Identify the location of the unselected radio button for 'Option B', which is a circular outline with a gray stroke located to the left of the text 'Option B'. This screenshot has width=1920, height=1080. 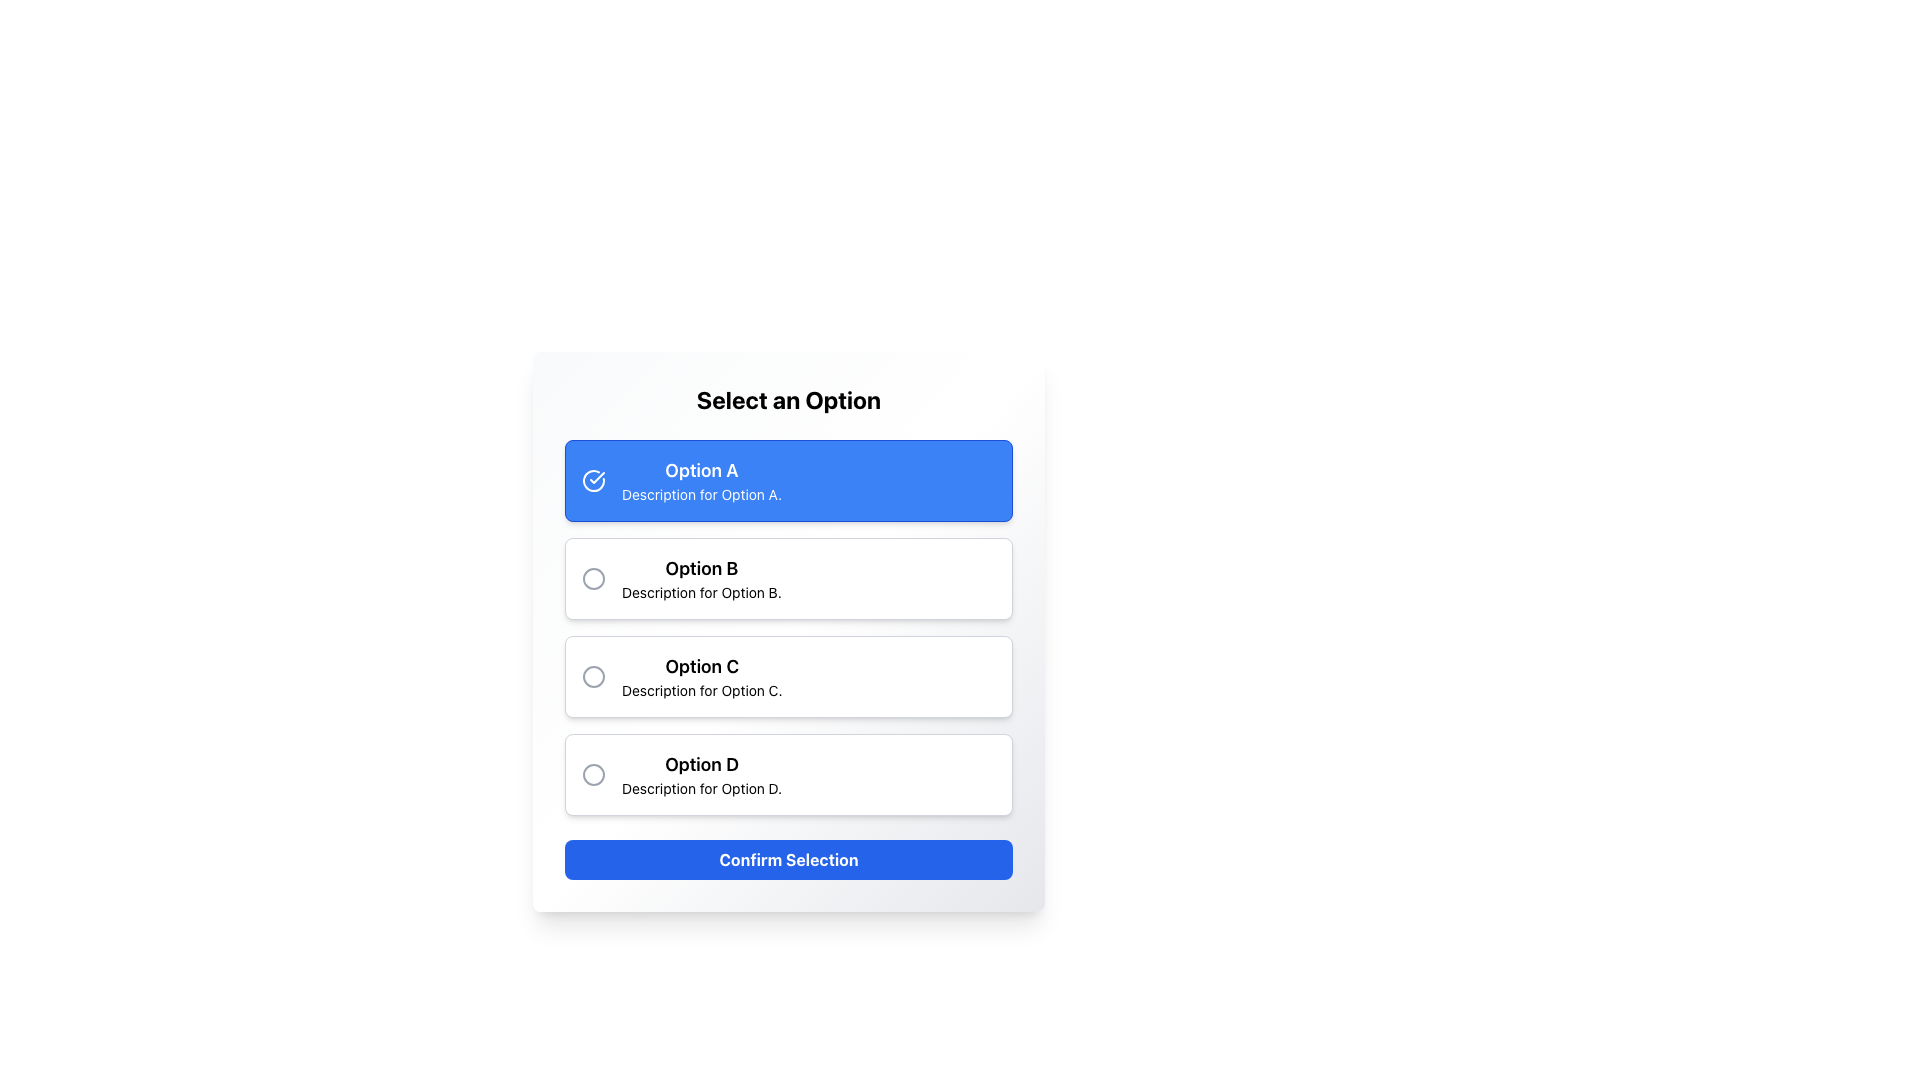
(593, 578).